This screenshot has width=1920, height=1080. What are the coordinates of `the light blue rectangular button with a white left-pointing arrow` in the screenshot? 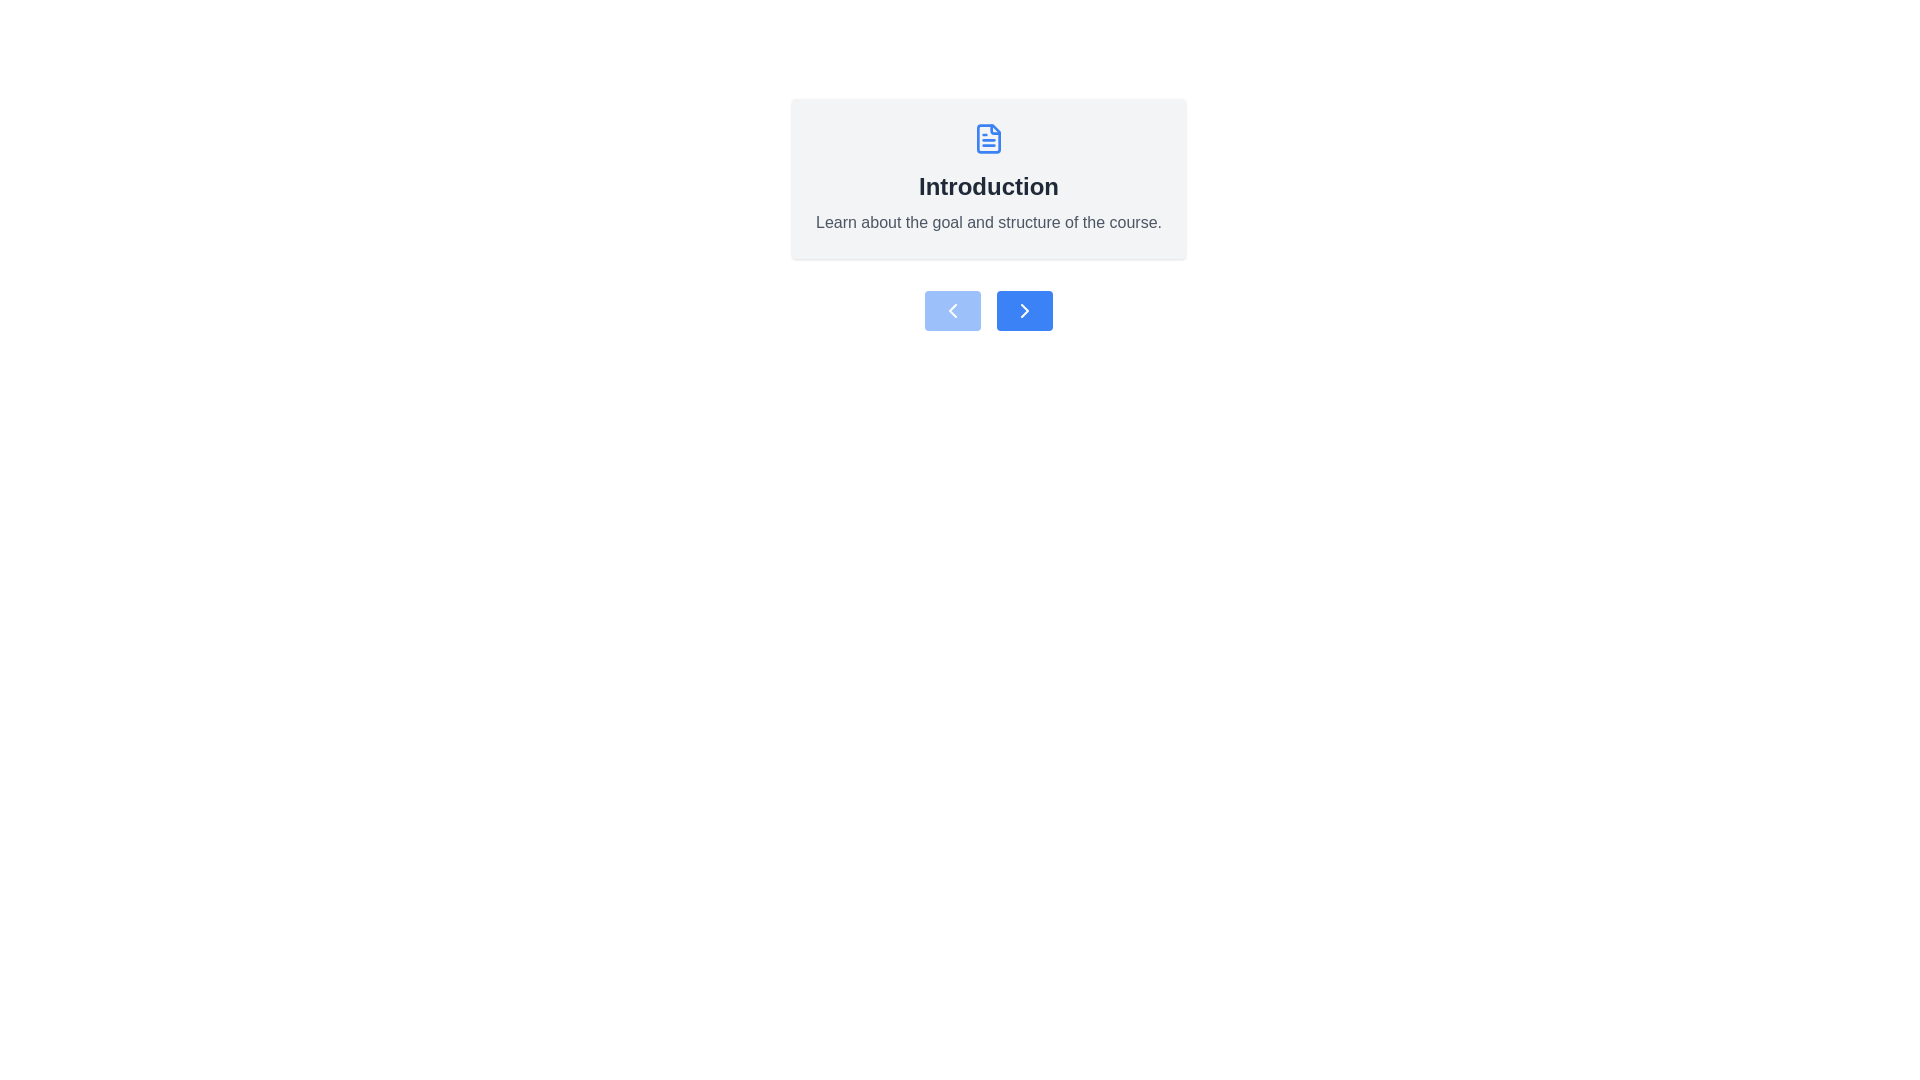 It's located at (952, 311).